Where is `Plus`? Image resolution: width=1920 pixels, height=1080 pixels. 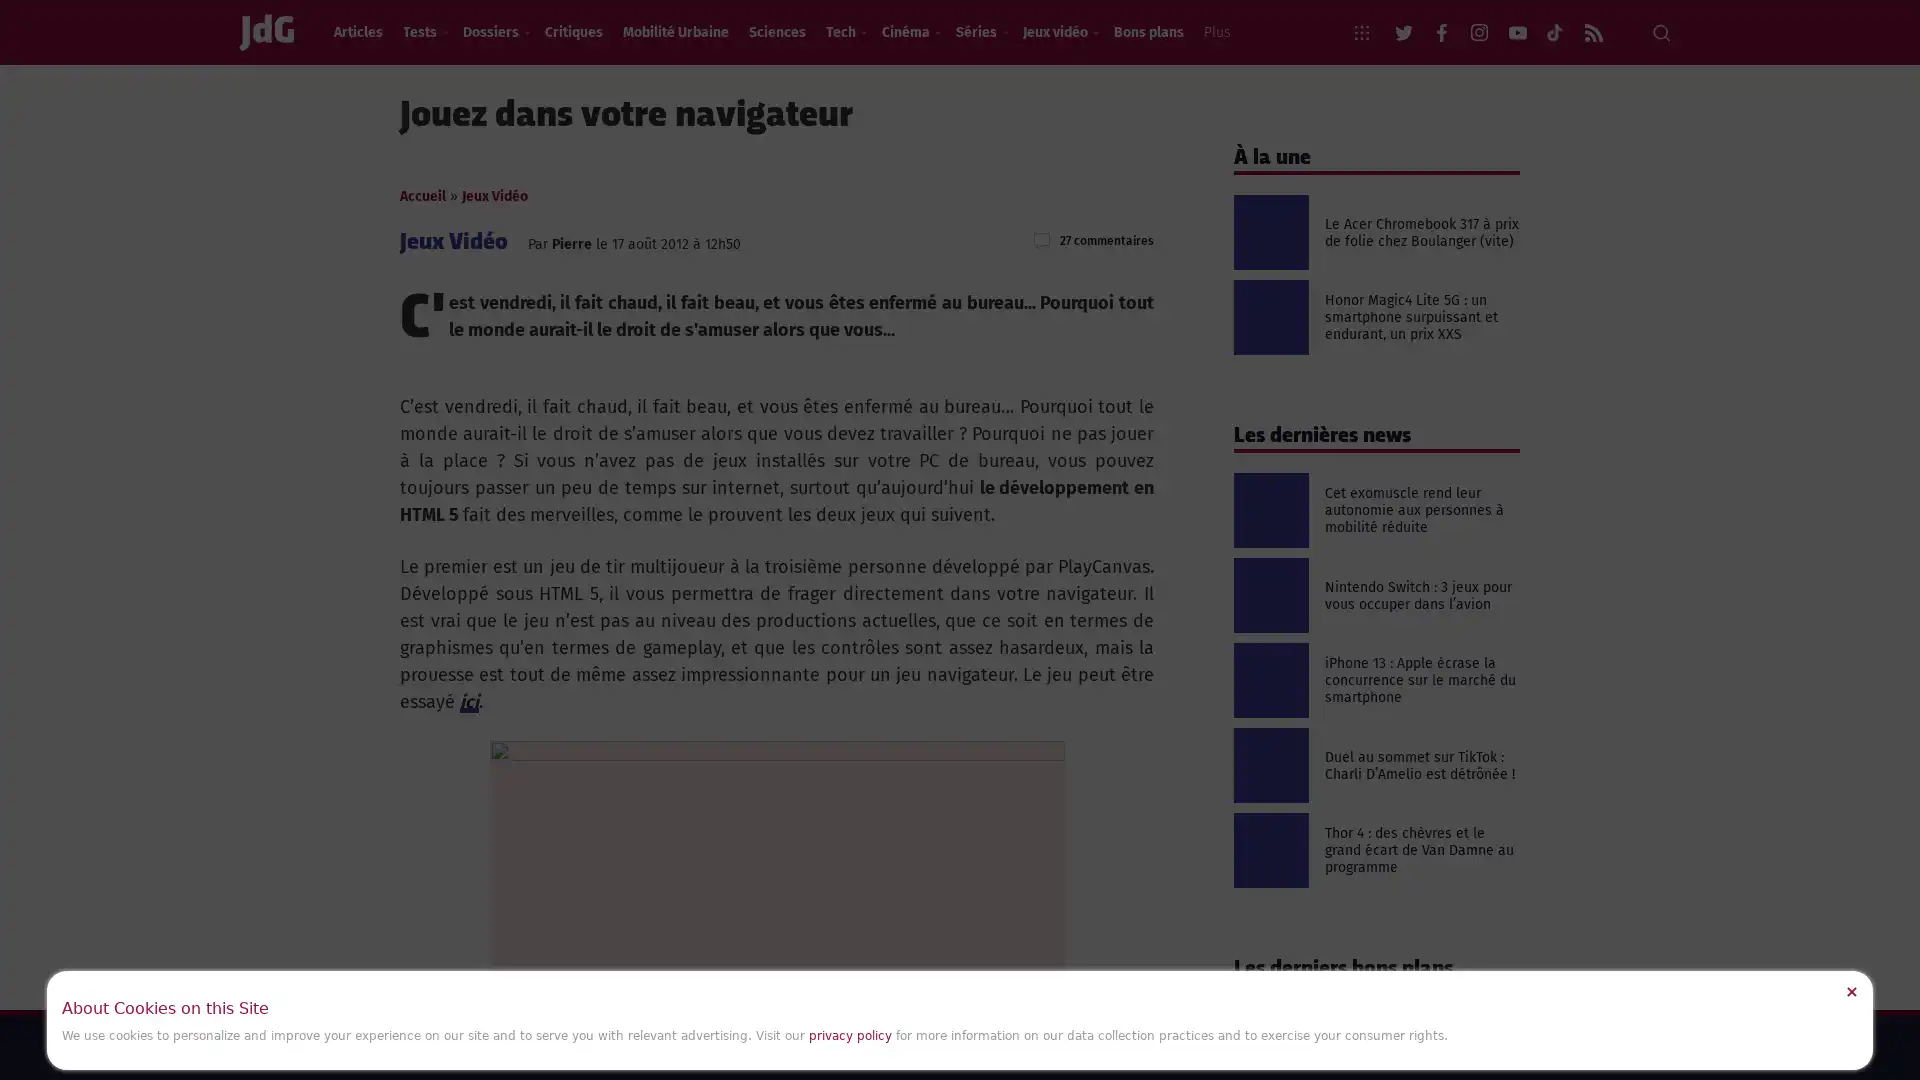 Plus is located at coordinates (1216, 31).